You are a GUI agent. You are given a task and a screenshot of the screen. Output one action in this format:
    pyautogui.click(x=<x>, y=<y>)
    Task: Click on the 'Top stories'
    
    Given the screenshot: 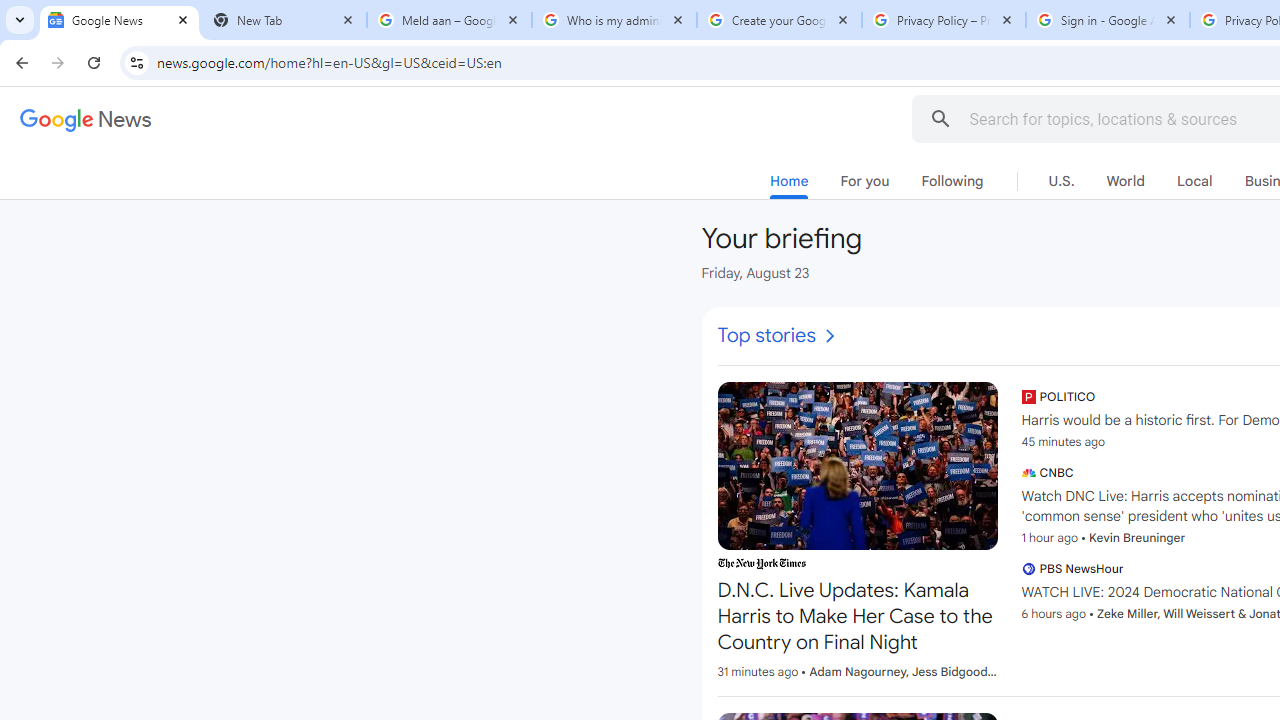 What is the action you would take?
    pyautogui.click(x=777, y=335)
    